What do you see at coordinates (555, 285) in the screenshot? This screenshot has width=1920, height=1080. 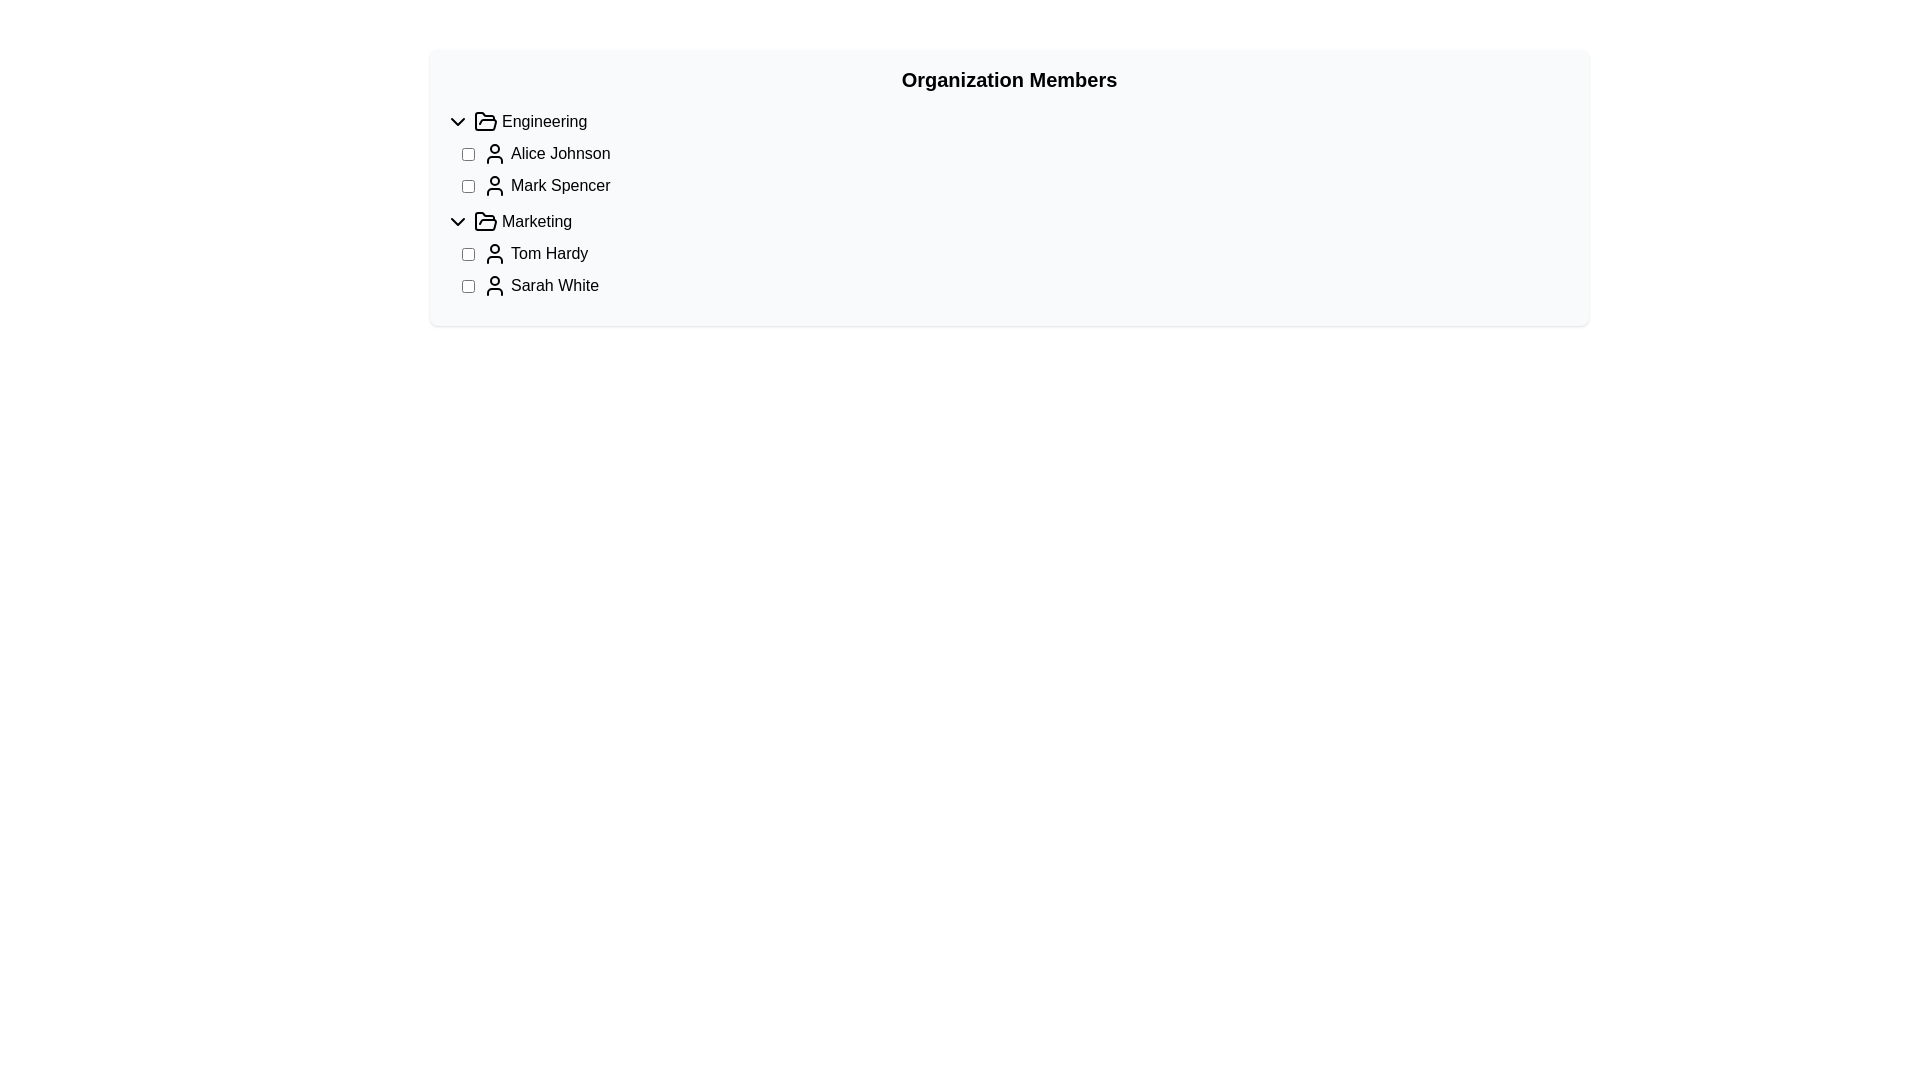 I see `the text label element displaying 'Sarah White' for accessibility, located under the 'Marketing' category as the second user entry` at bounding box center [555, 285].